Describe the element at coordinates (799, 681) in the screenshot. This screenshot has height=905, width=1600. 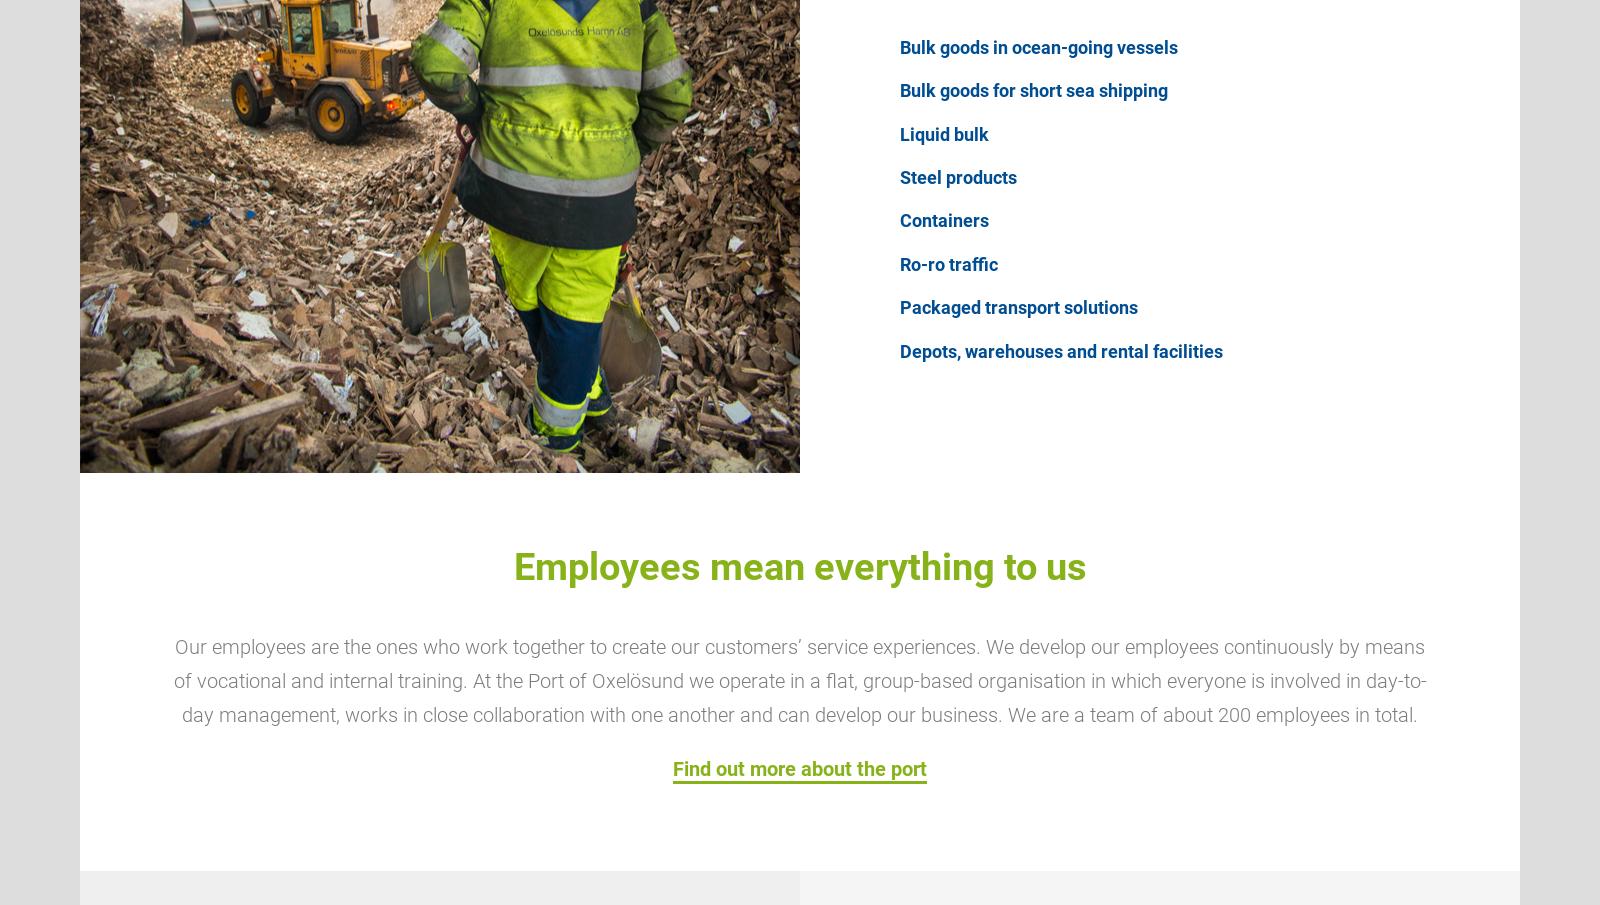
I see `'Our employees are the ones who work together to create our customers’ service experiences. We develop our employees continuously by means of vocational and internal training. At the Port of Oxelösund we operate in a flat, group-based organisation in which everyone is involved in day-to-day management, works in close collaboration with one another and can develop our business. We are a team of about 200 employees in total.'` at that location.